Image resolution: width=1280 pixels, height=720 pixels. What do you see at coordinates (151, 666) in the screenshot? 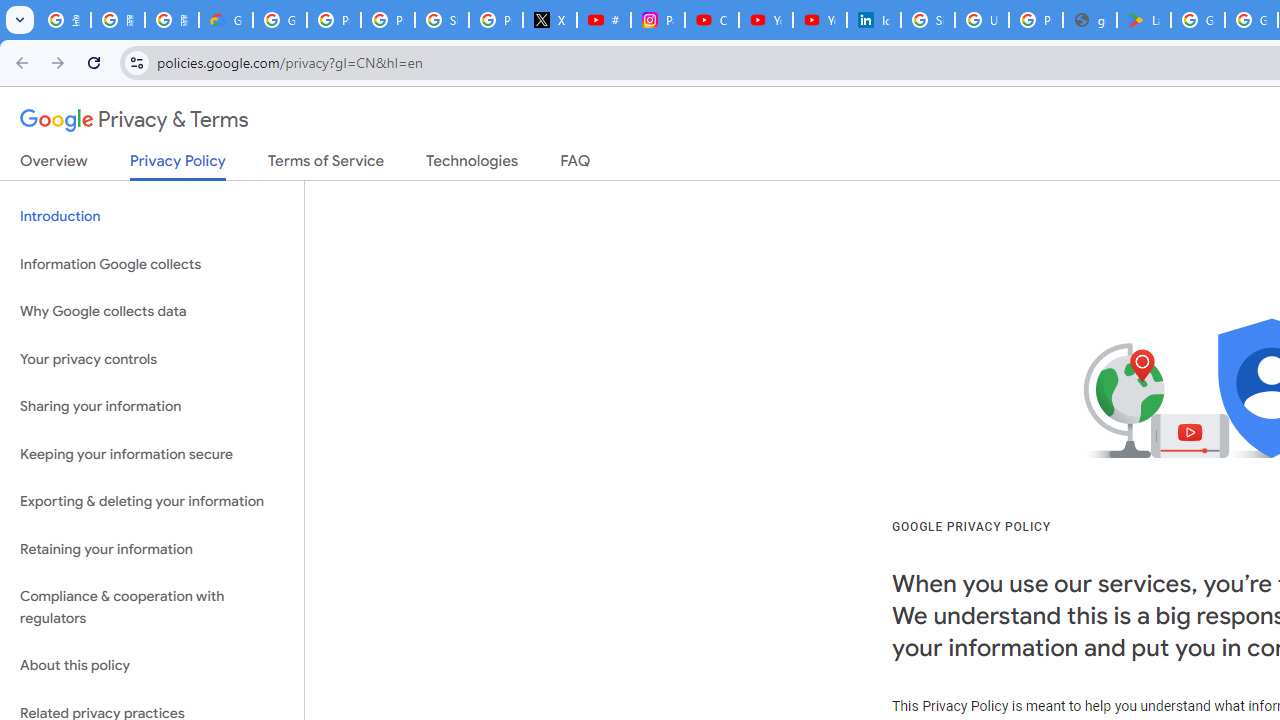
I see `'About this policy'` at bounding box center [151, 666].